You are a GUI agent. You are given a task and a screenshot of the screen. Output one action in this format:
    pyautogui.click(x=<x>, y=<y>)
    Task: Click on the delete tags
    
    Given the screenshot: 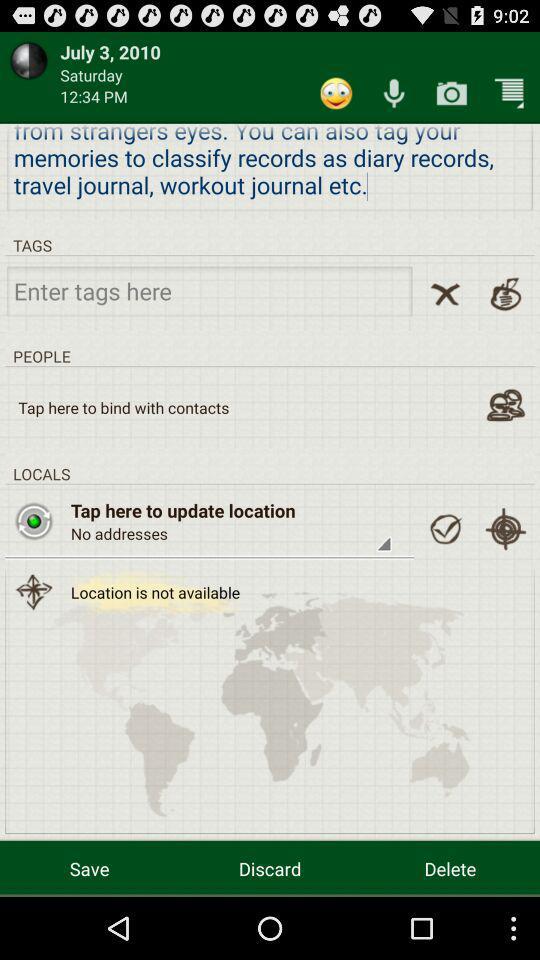 What is the action you would take?
    pyautogui.click(x=445, y=293)
    